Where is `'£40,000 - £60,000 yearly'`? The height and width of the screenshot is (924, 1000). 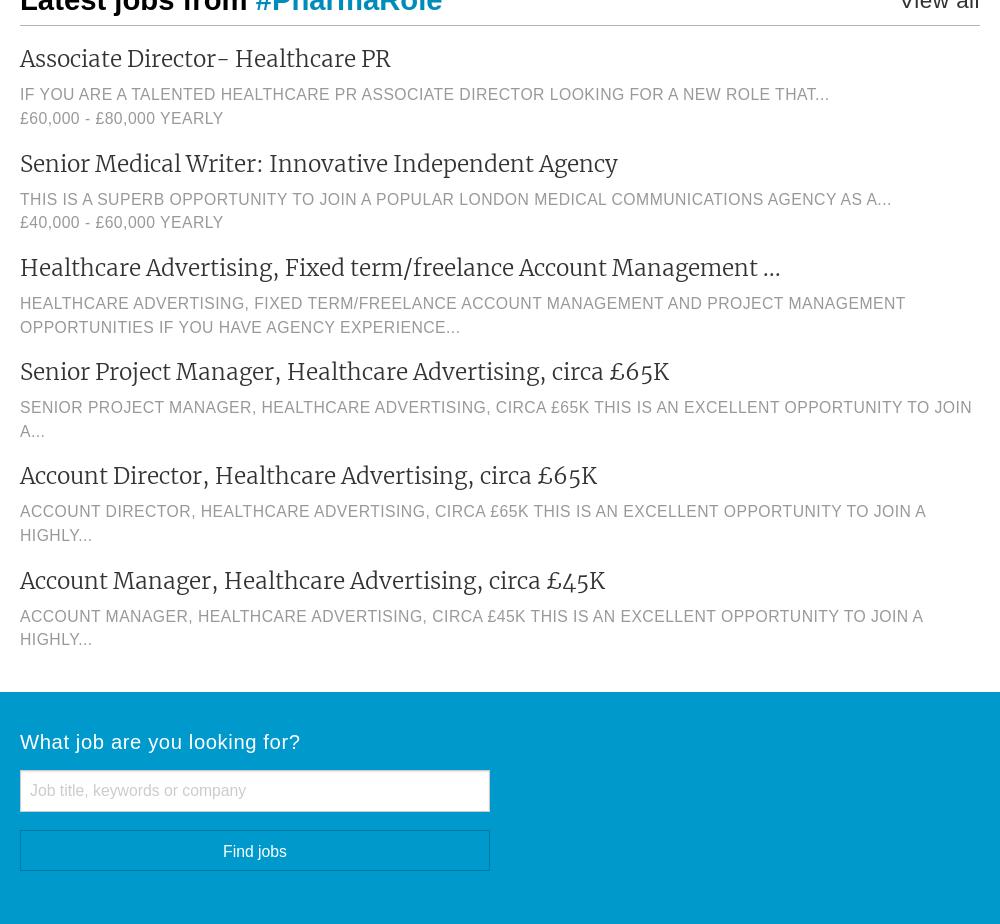 '£40,000 - £60,000 yearly' is located at coordinates (120, 222).